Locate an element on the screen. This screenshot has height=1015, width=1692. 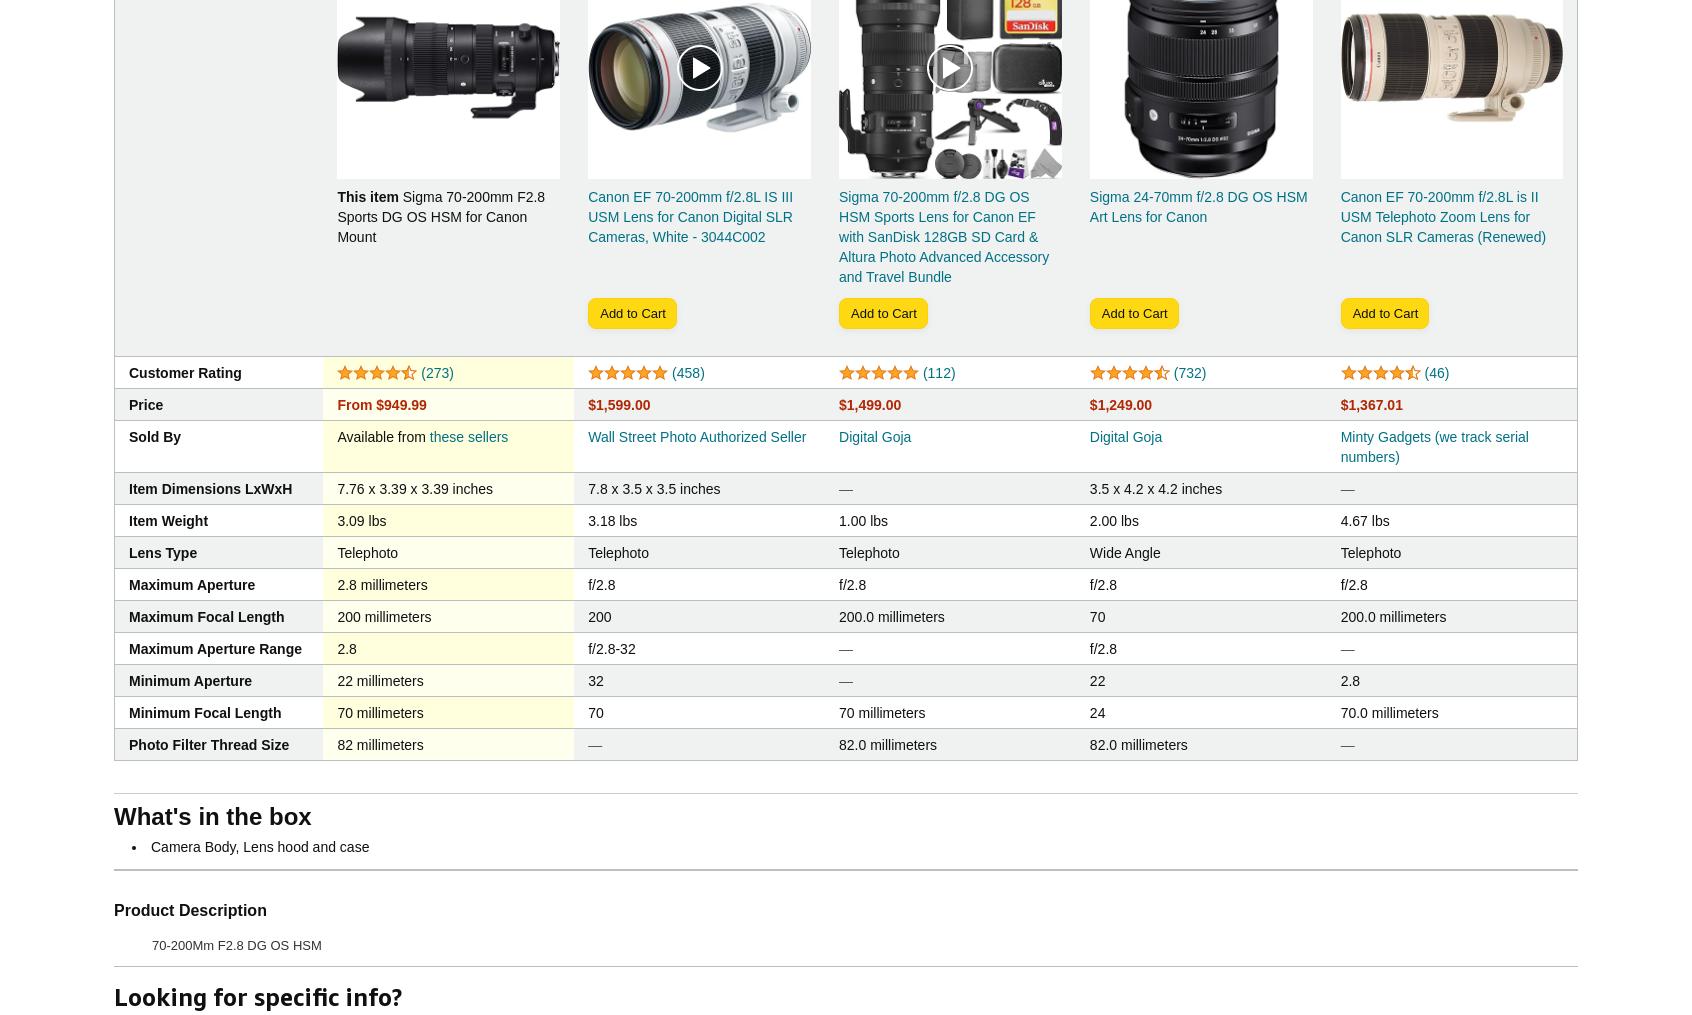
'Item Weight' is located at coordinates (167, 520).